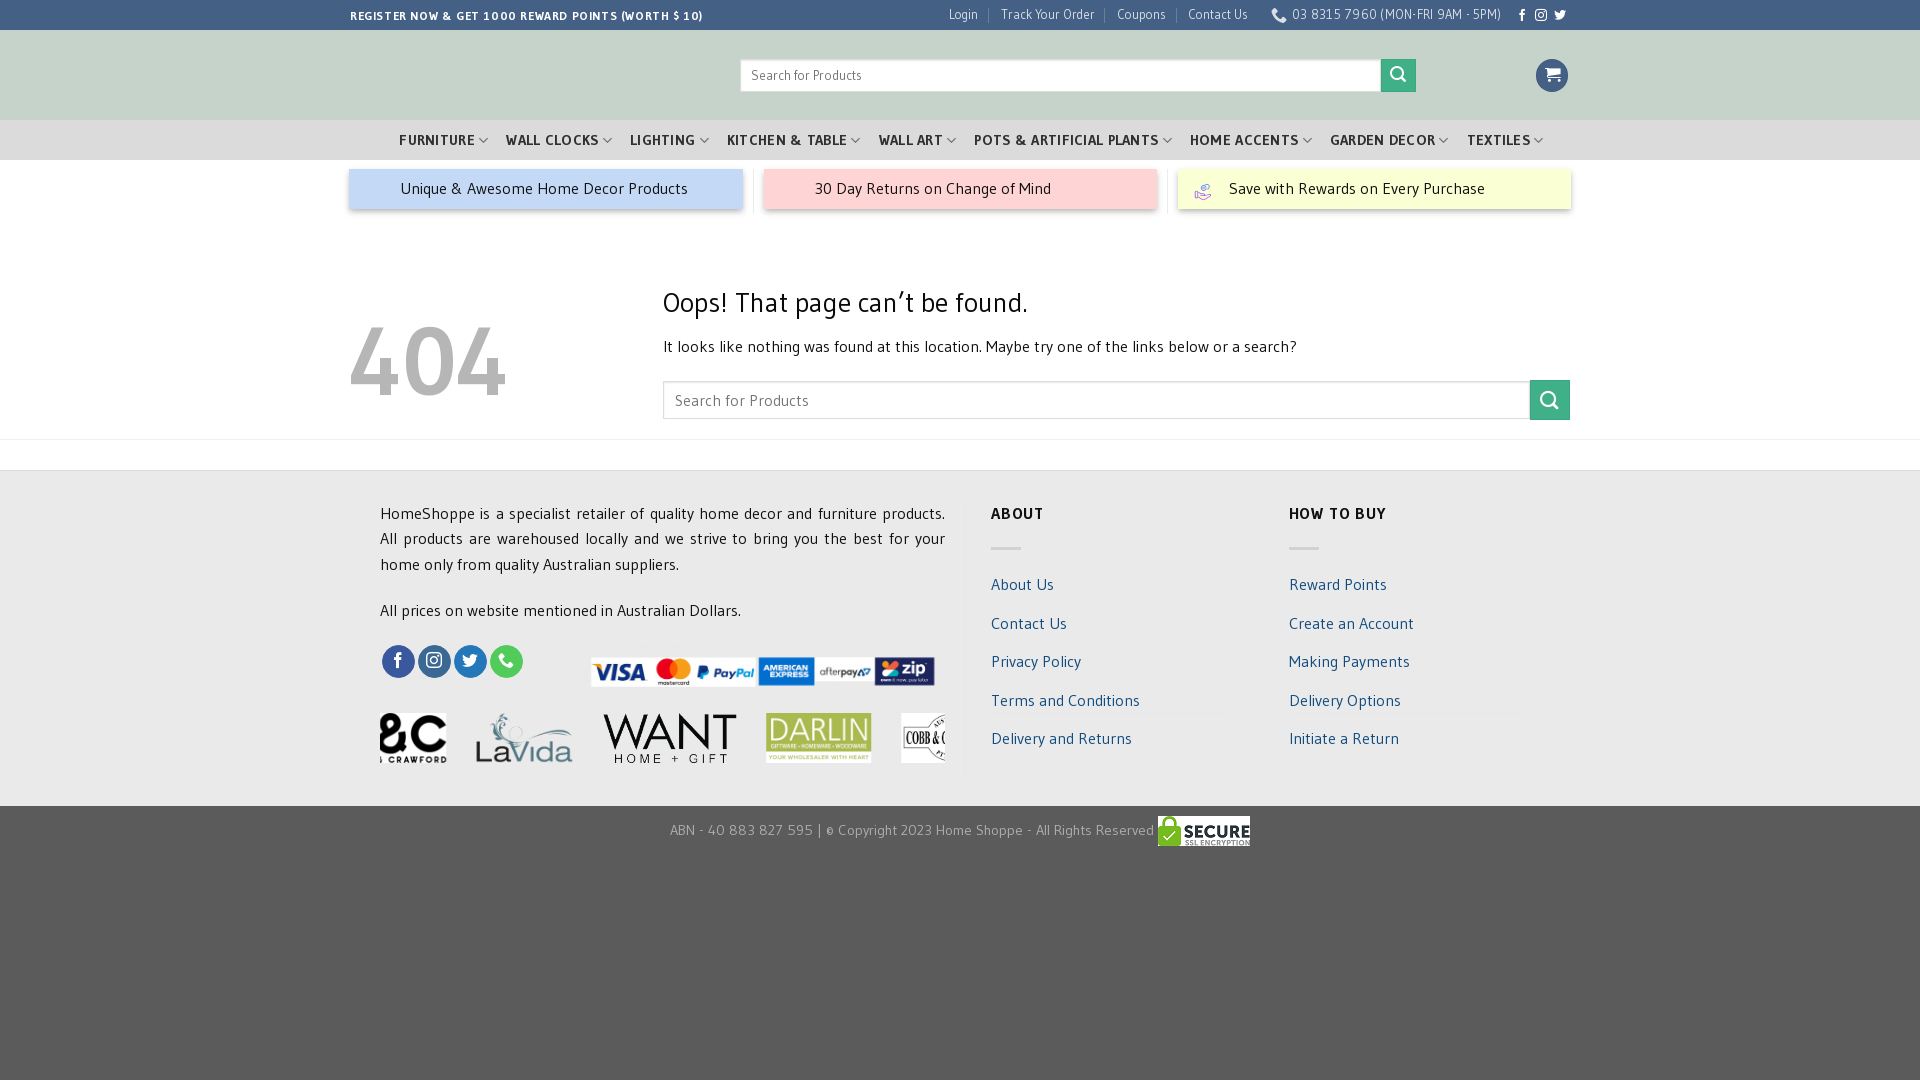 The width and height of the screenshot is (1920, 1080). What do you see at coordinates (1373, 189) in the screenshot?
I see `'Save with Rewards on Every Purchase'` at bounding box center [1373, 189].